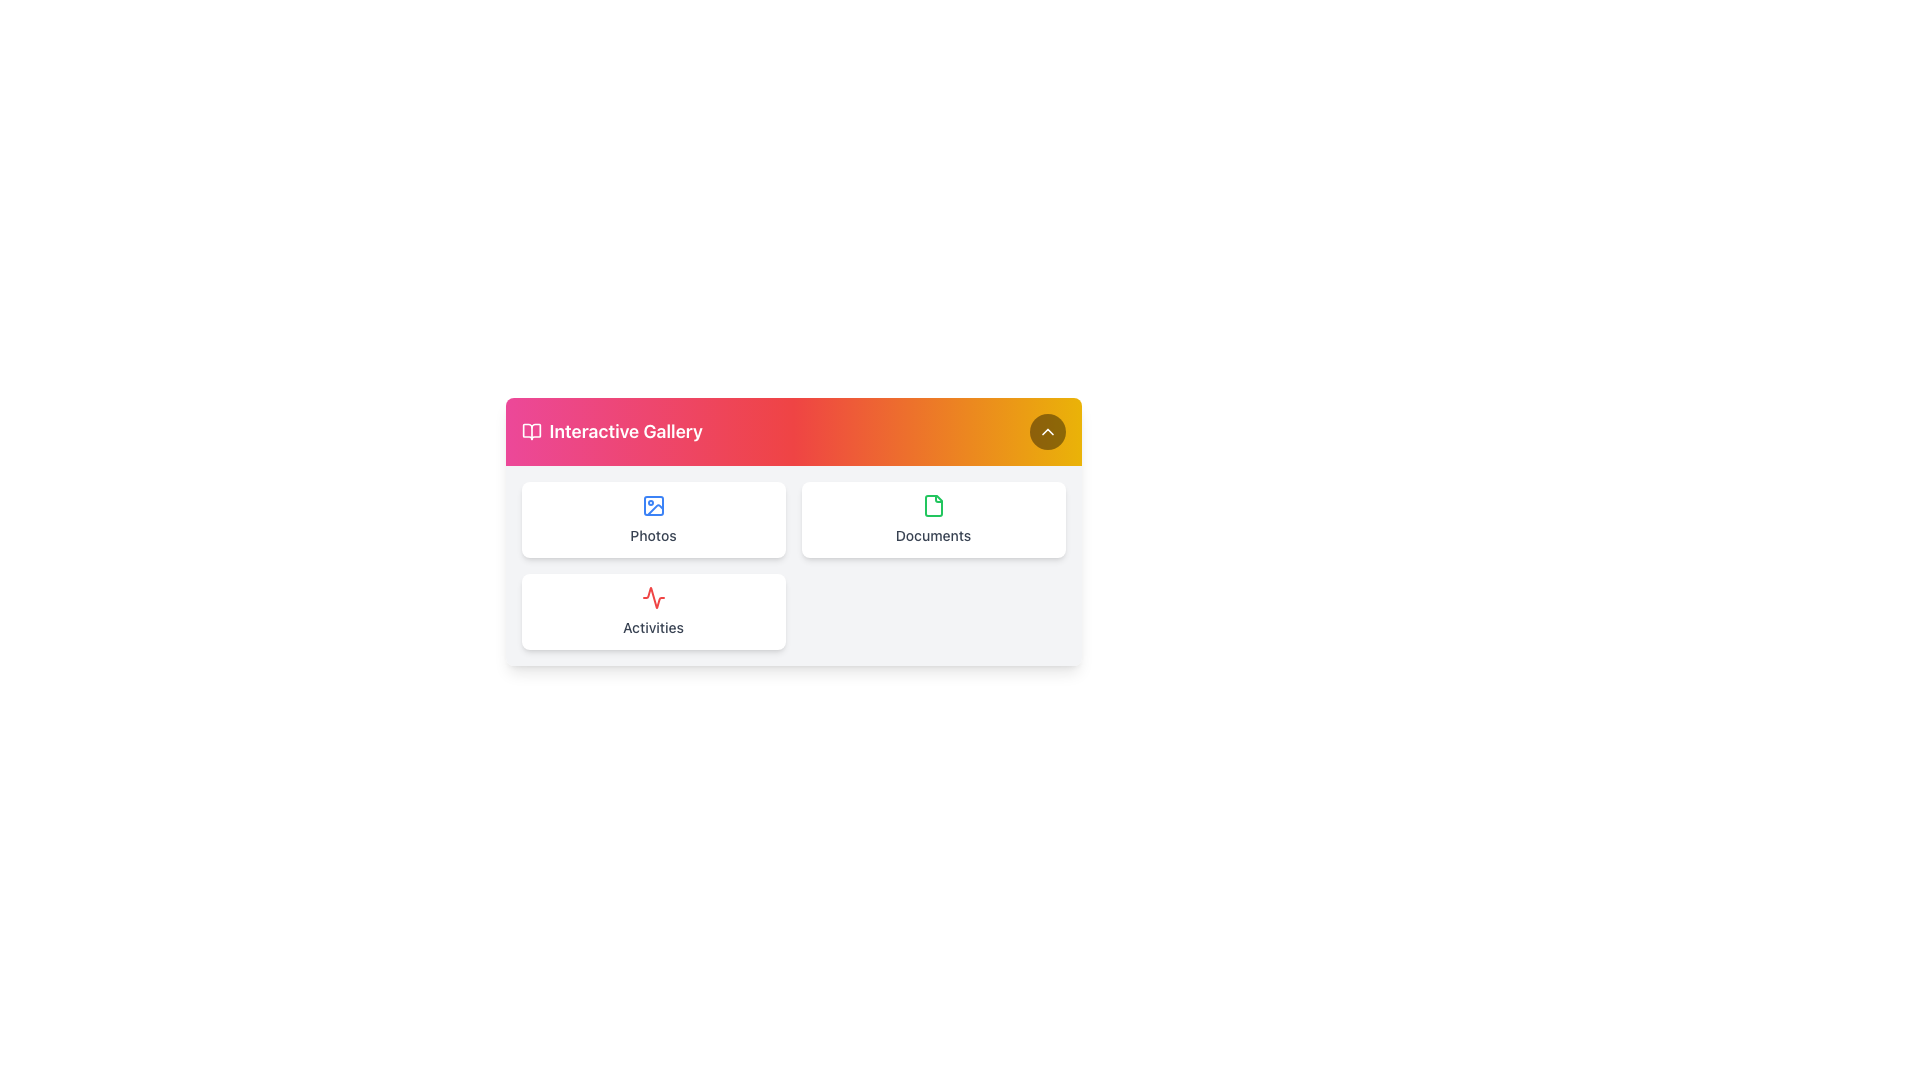 The width and height of the screenshot is (1920, 1080). Describe the element at coordinates (653, 627) in the screenshot. I see `the 'Activities' text label located at the bottom of a rounded white panel, styled in gray with a small font and medium weight` at that location.